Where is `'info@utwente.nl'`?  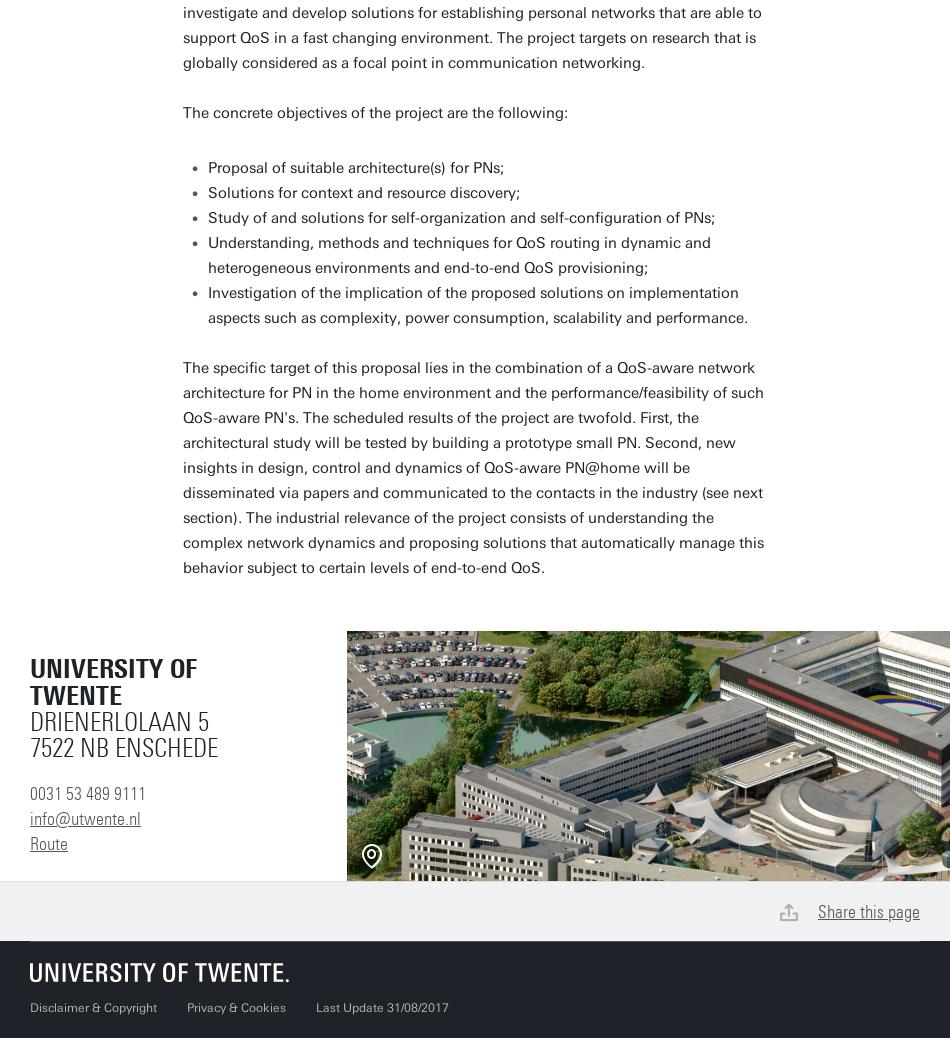
'info@utwente.nl' is located at coordinates (85, 818).